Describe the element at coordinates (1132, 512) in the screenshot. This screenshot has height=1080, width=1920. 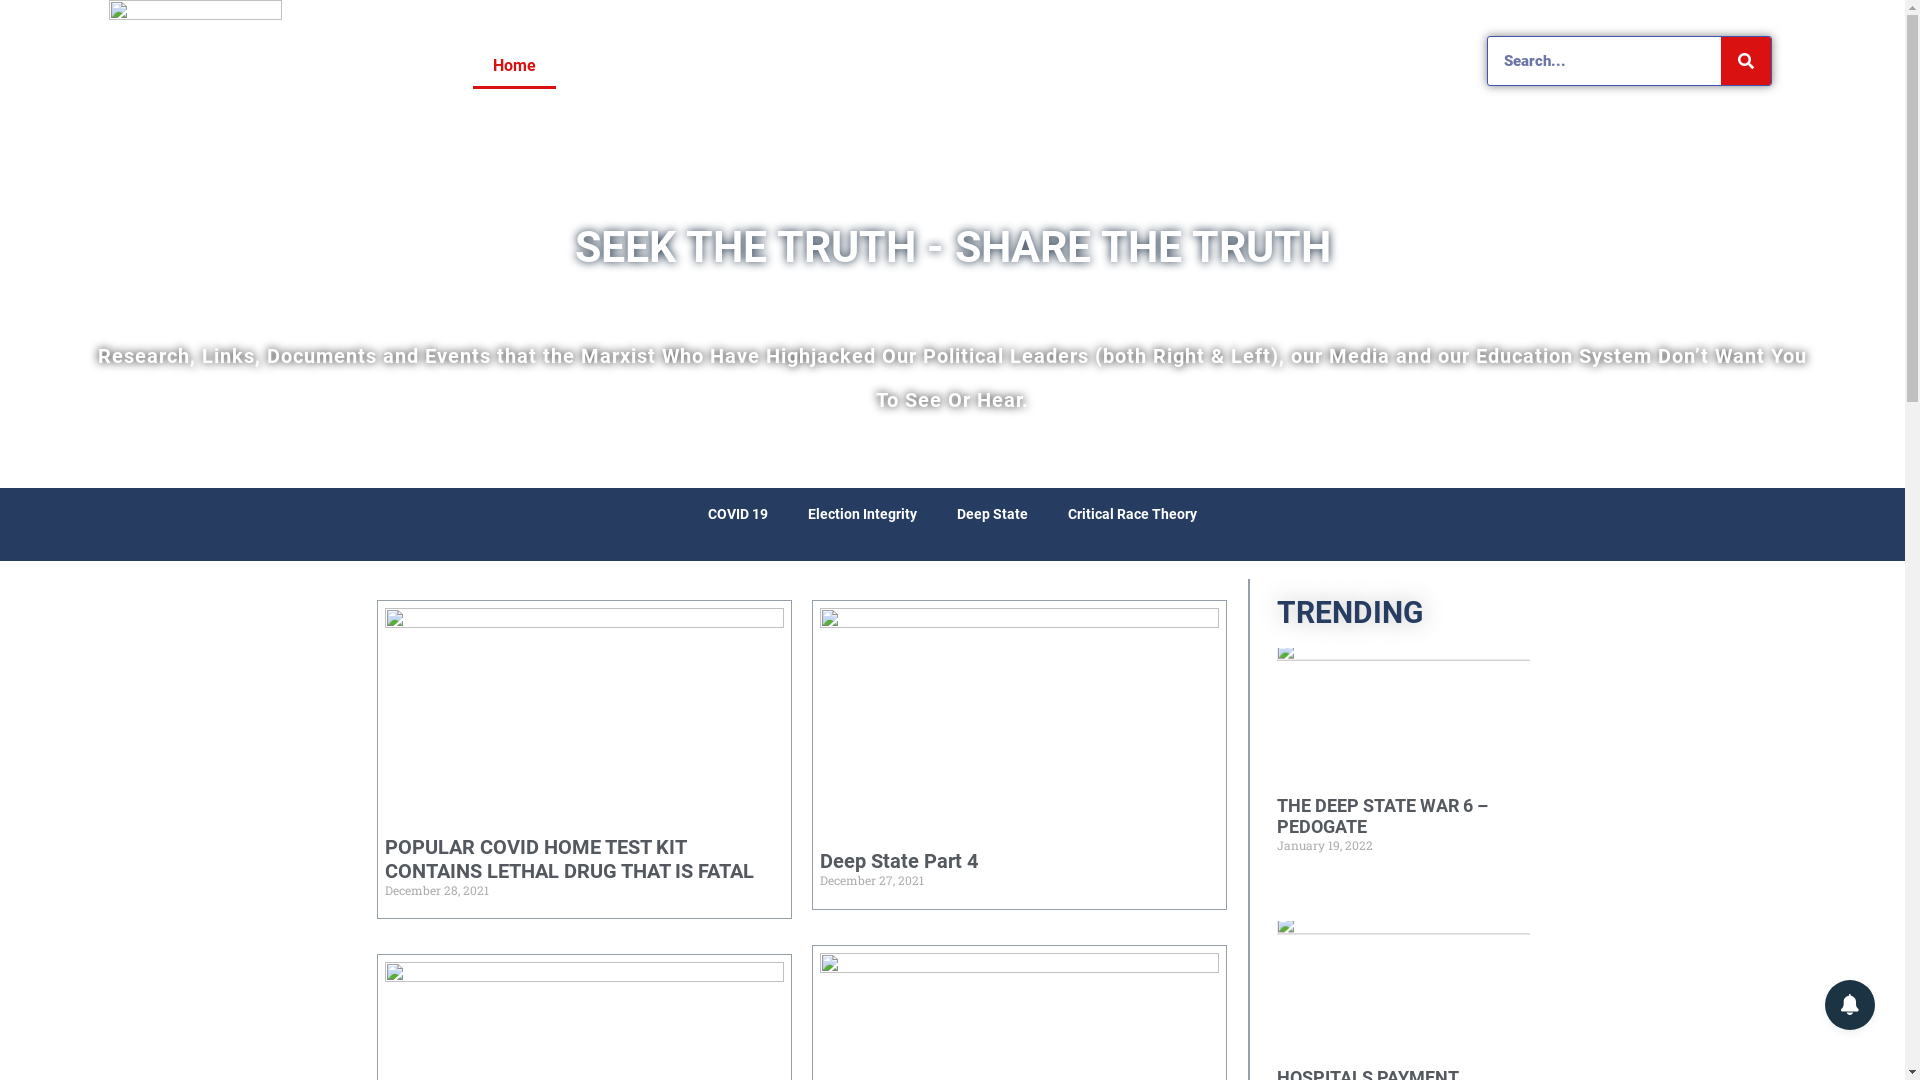
I see `'Critical Race Theory'` at that location.